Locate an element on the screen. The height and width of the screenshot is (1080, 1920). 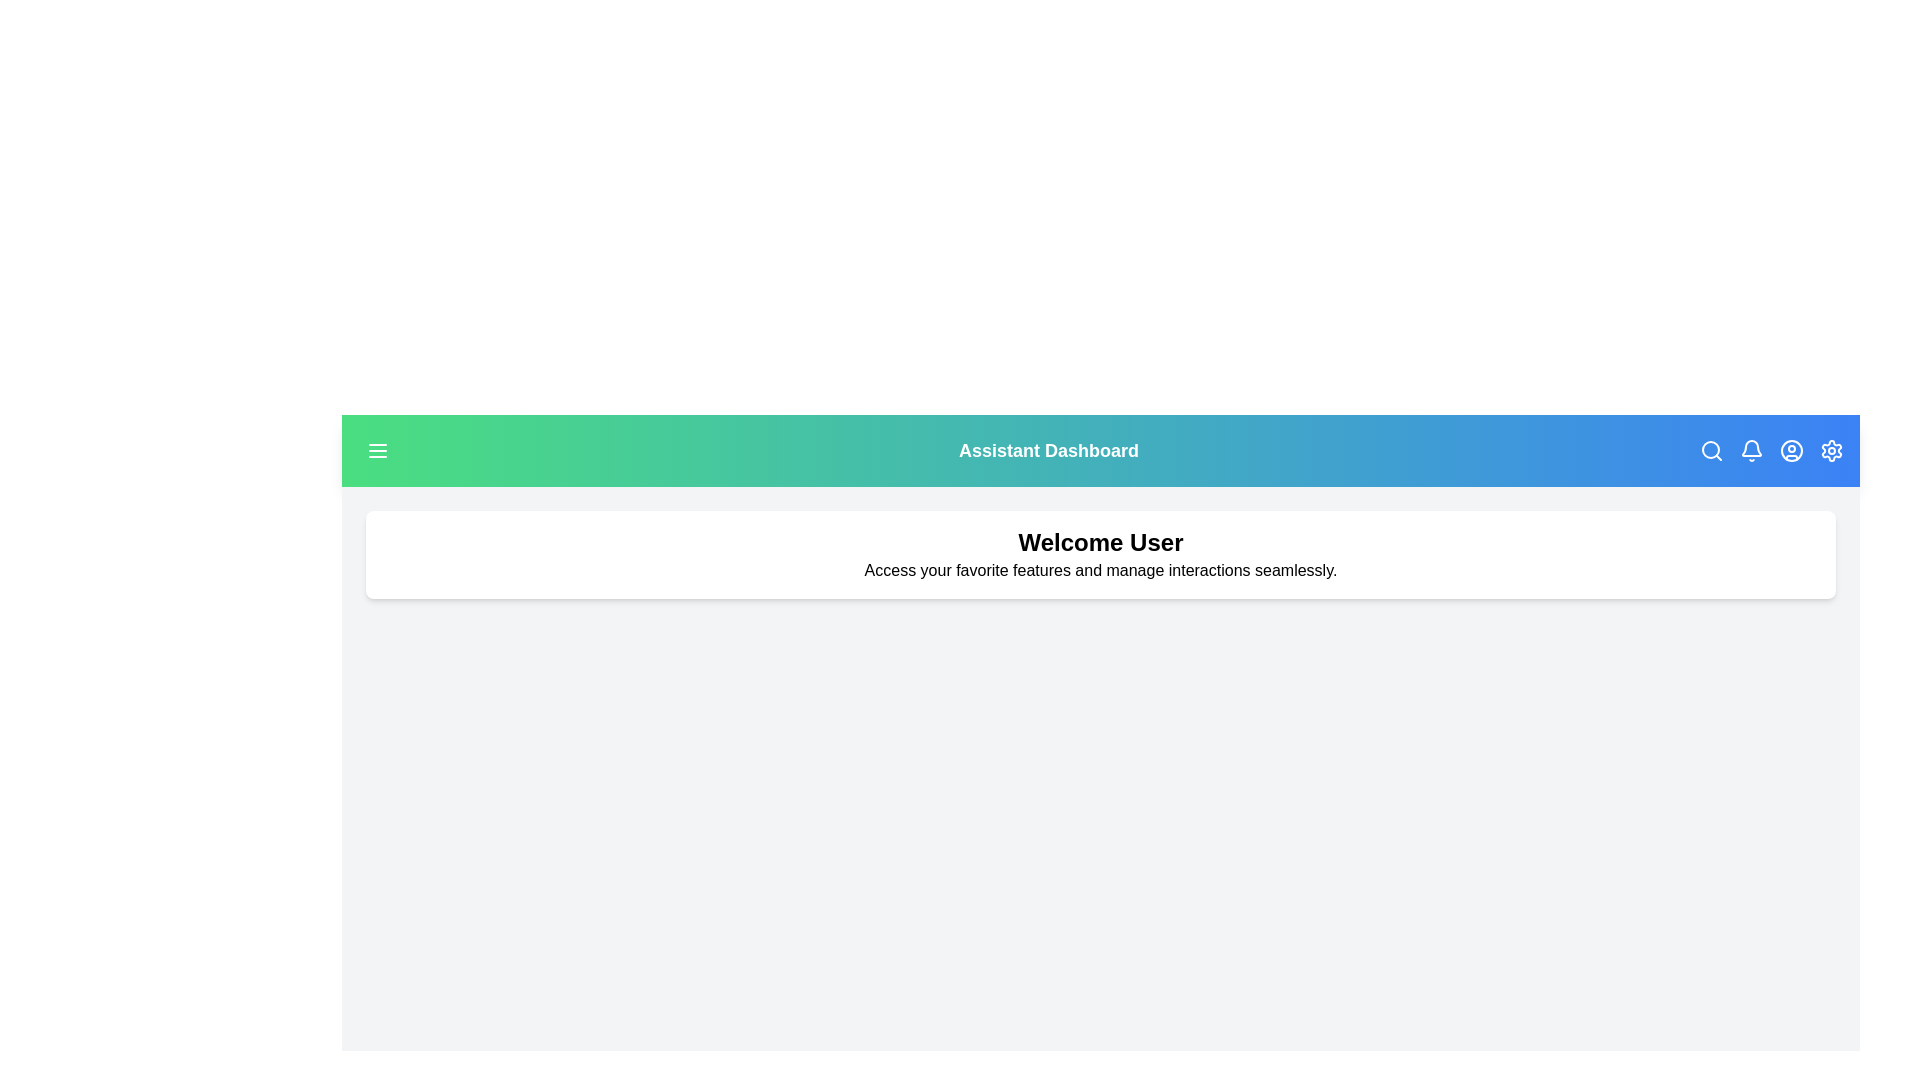
the search button in the top-right corner is located at coordinates (1709, 451).